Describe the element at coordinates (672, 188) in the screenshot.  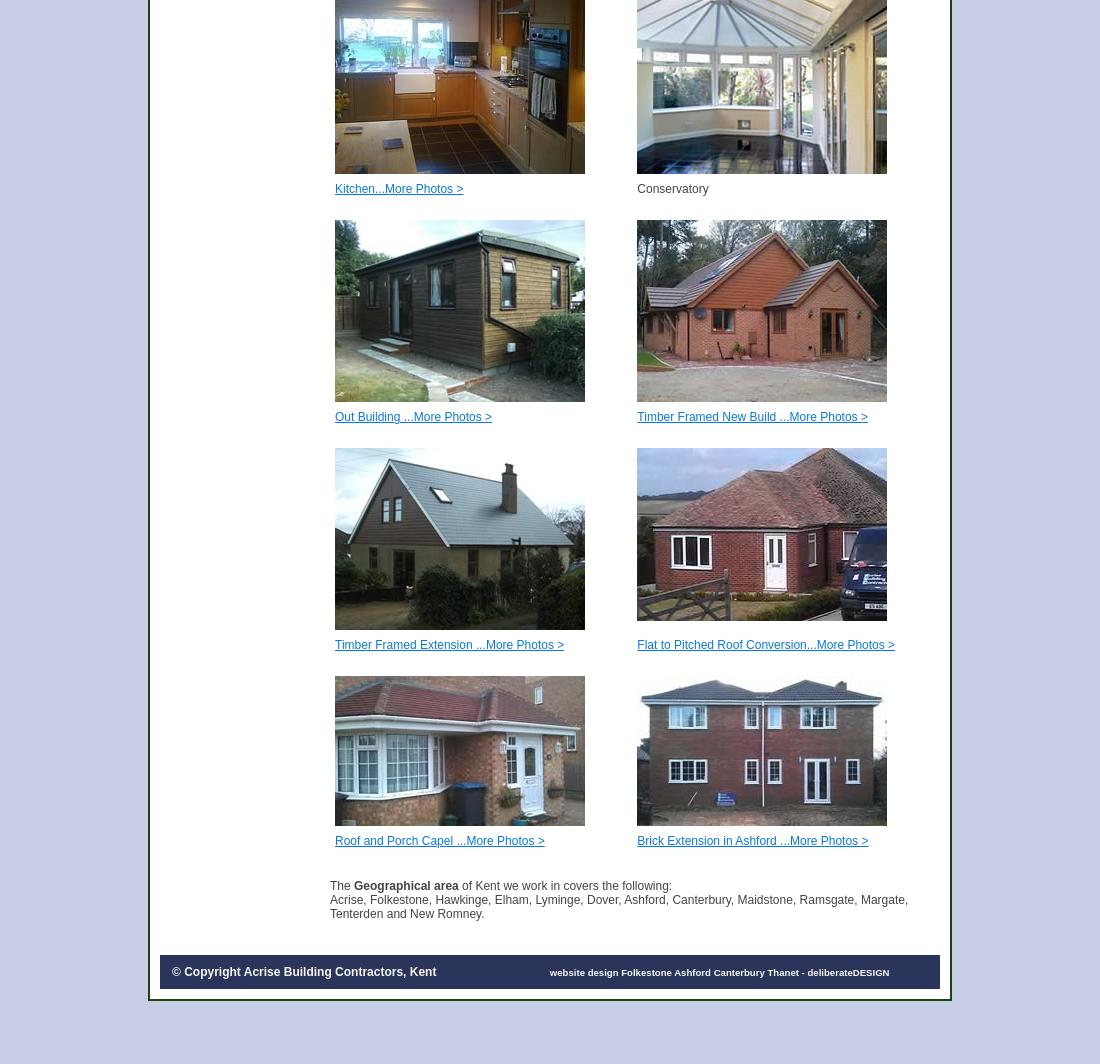
I see `'Conservatory'` at that location.